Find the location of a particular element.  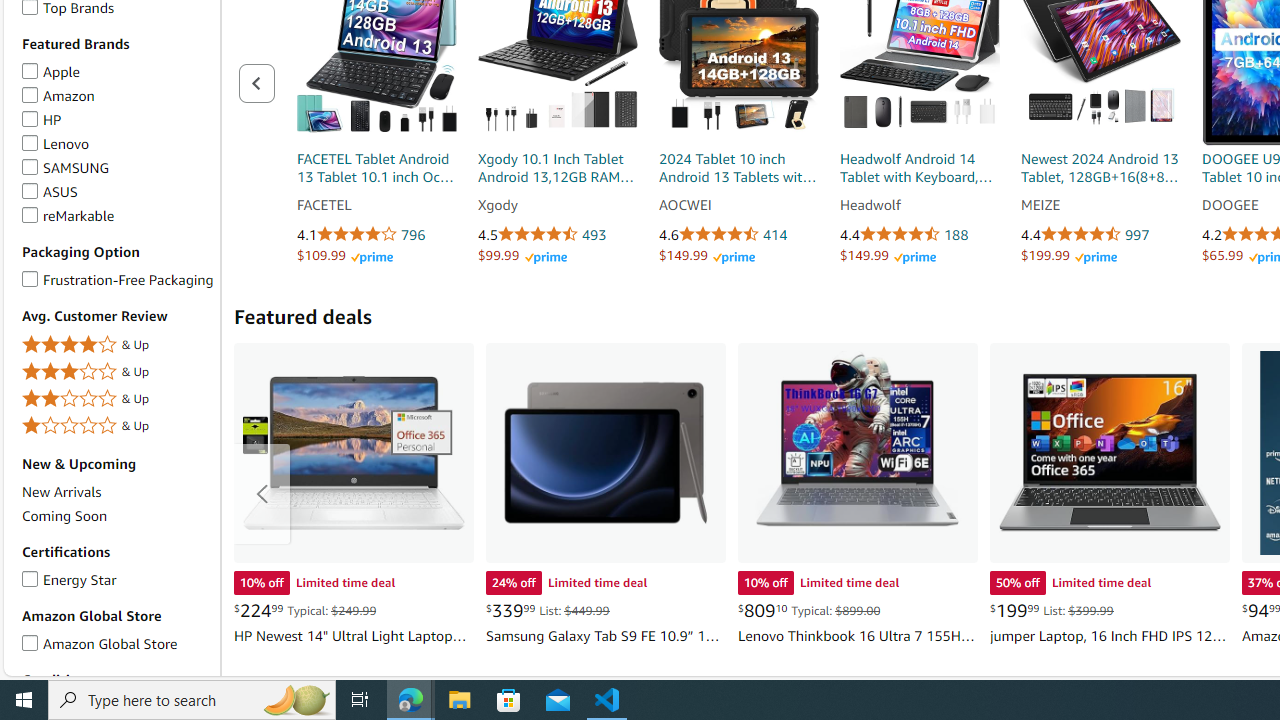

'New Arrivals' is located at coordinates (116, 491).